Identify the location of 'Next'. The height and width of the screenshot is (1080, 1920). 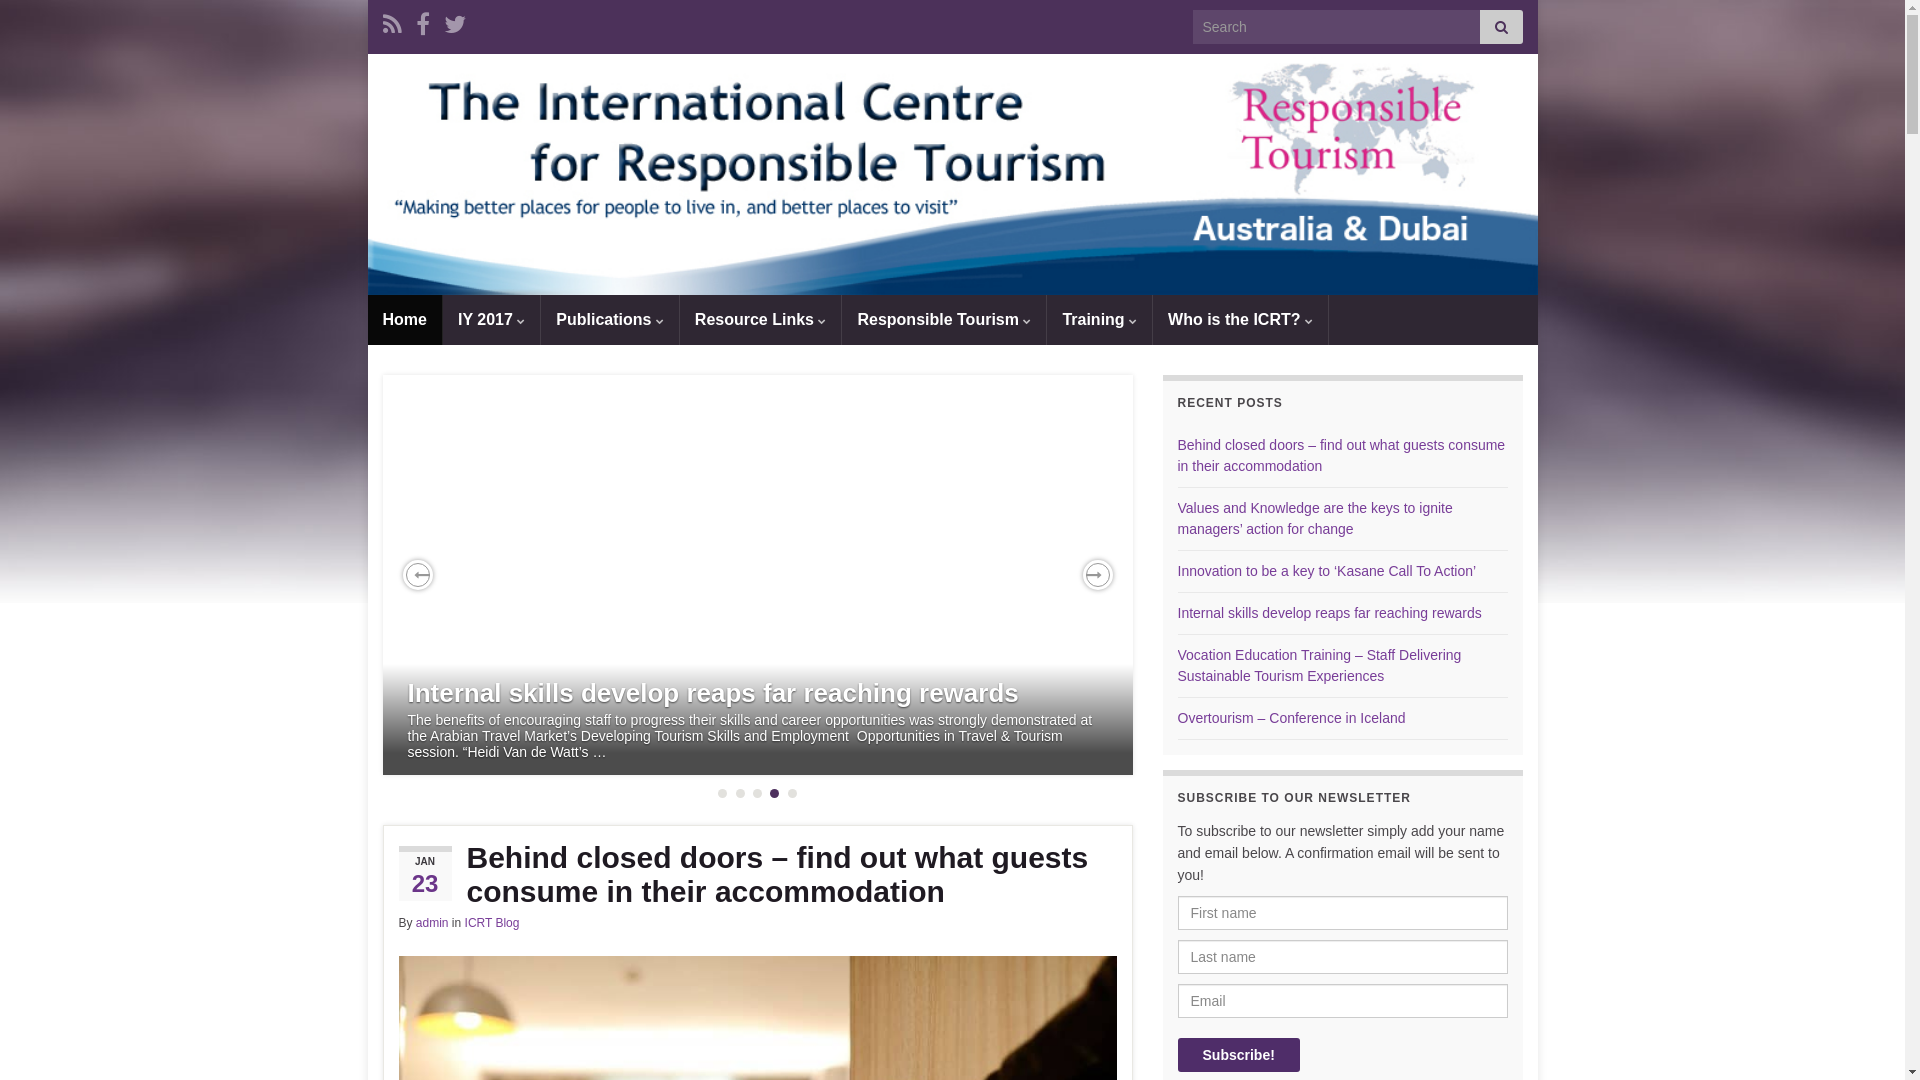
(1096, 574).